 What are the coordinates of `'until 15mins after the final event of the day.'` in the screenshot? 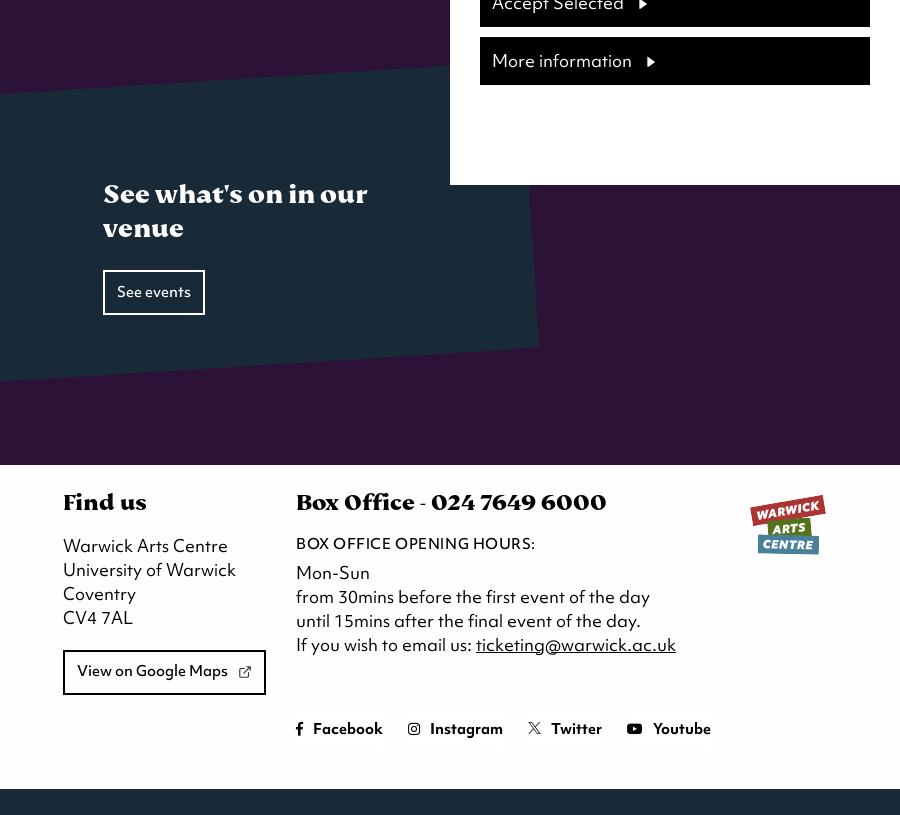 It's located at (467, 618).